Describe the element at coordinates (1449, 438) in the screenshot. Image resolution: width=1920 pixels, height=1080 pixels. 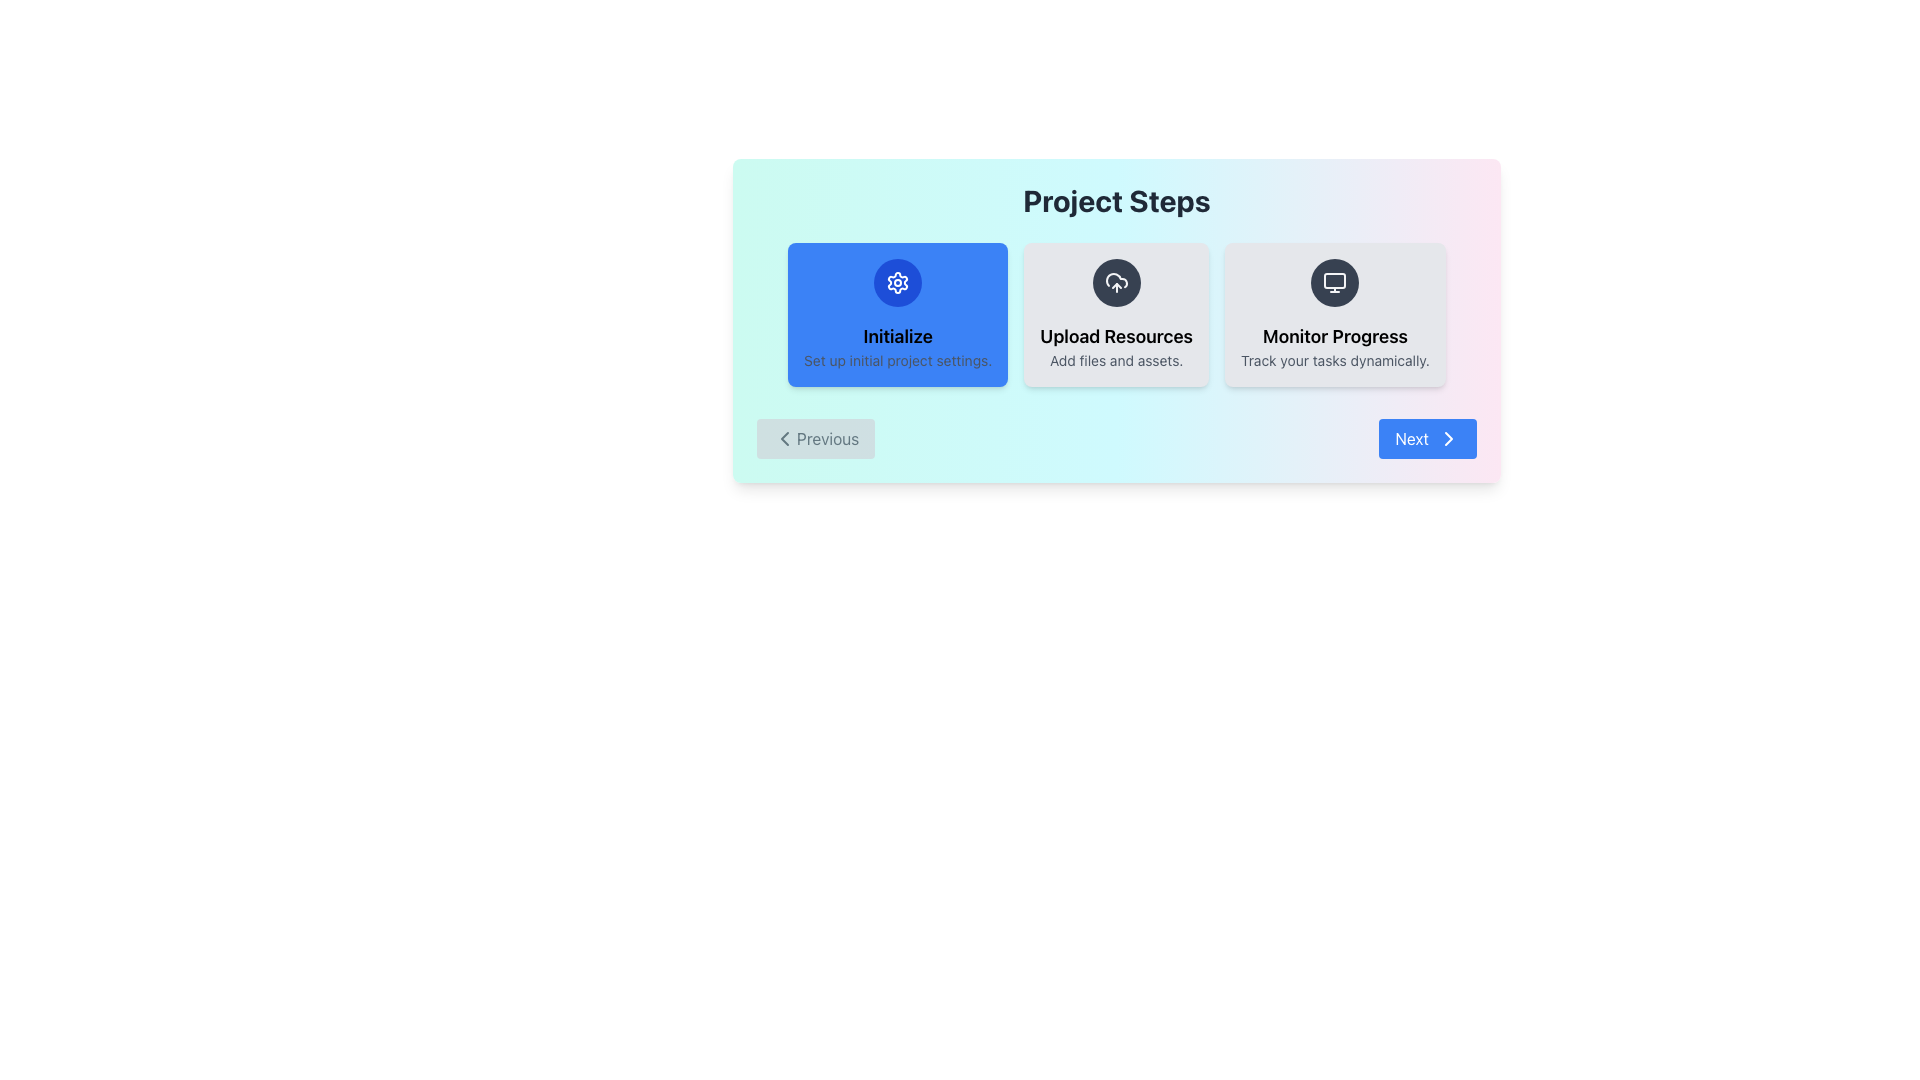
I see `the forward navigation icon located in the bottom-right corner of the step navigation section, positioned directly to the right of the 'Next' button text` at that location.